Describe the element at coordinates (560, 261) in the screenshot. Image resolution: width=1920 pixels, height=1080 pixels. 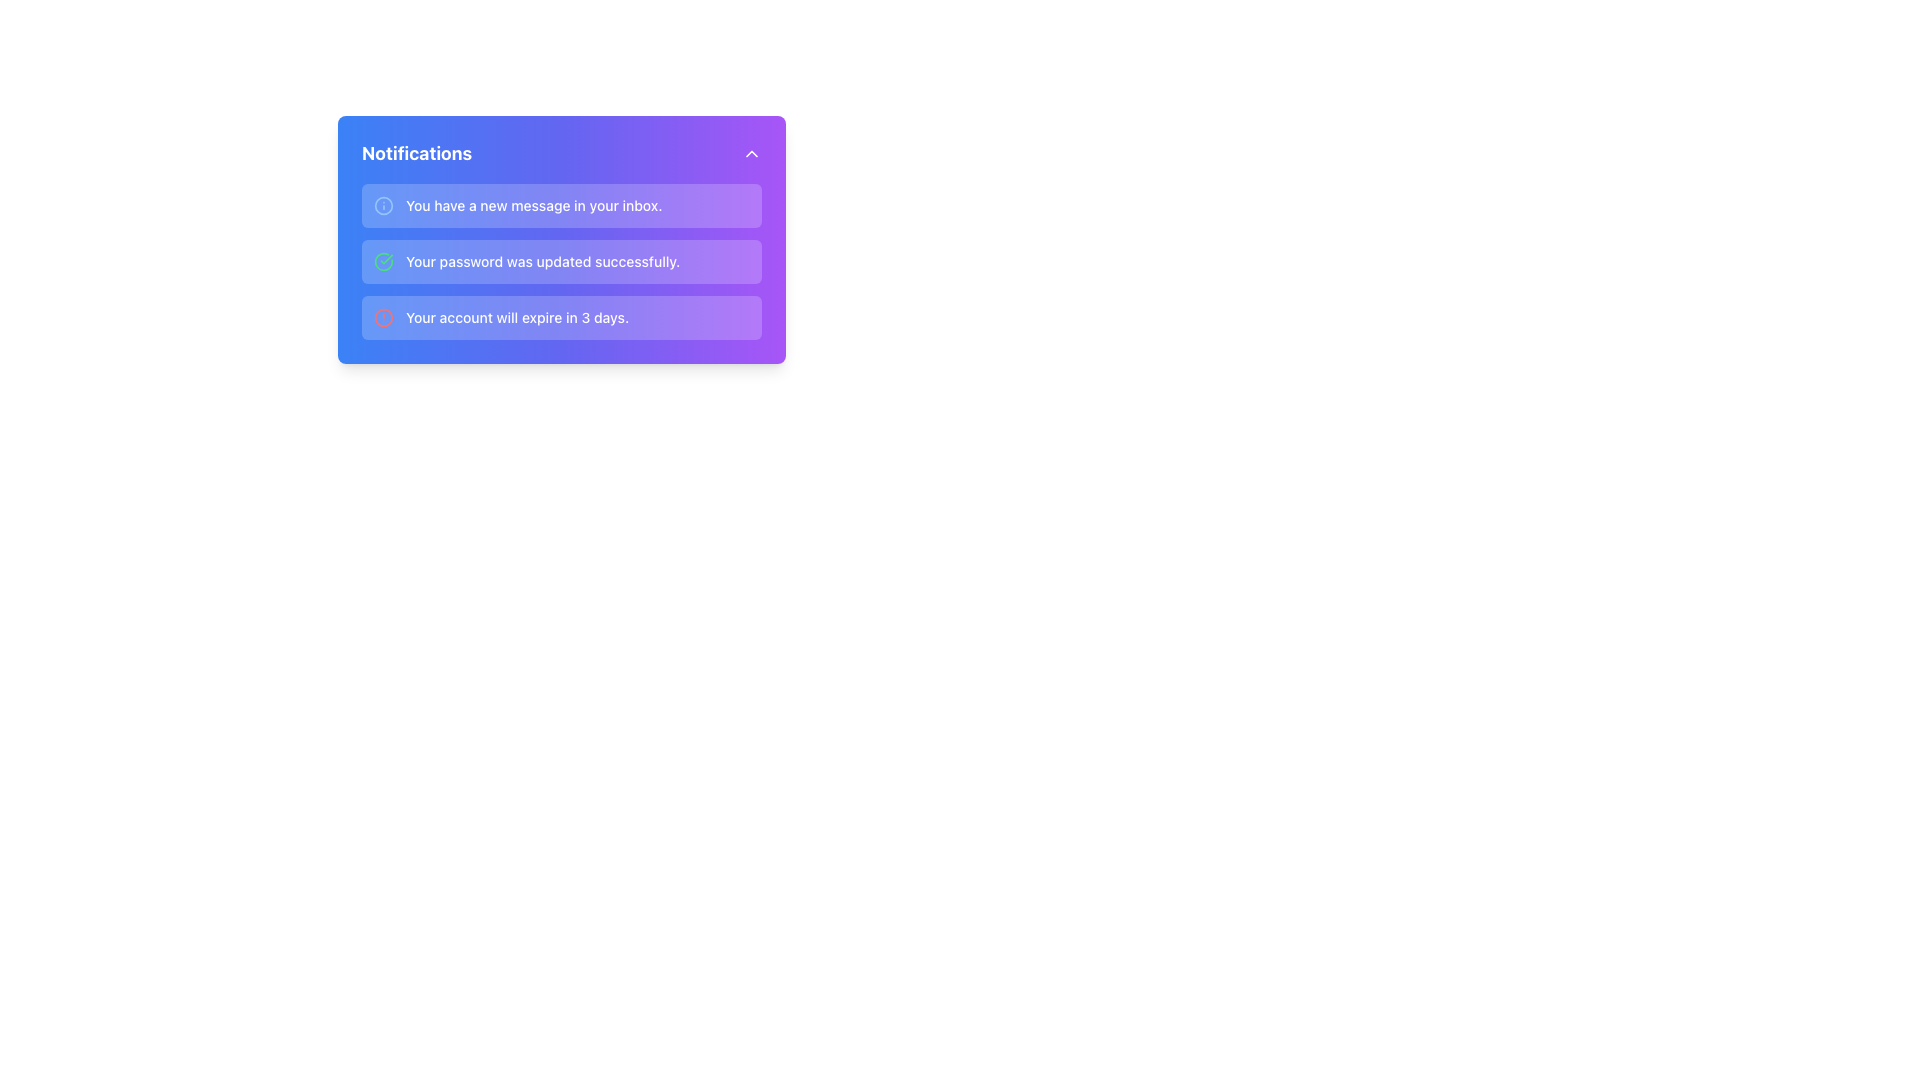
I see `the notification message box displaying 'Your password was updated successfully.' which is styled with a green checkmark icon on the left and has rounded corners` at that location.